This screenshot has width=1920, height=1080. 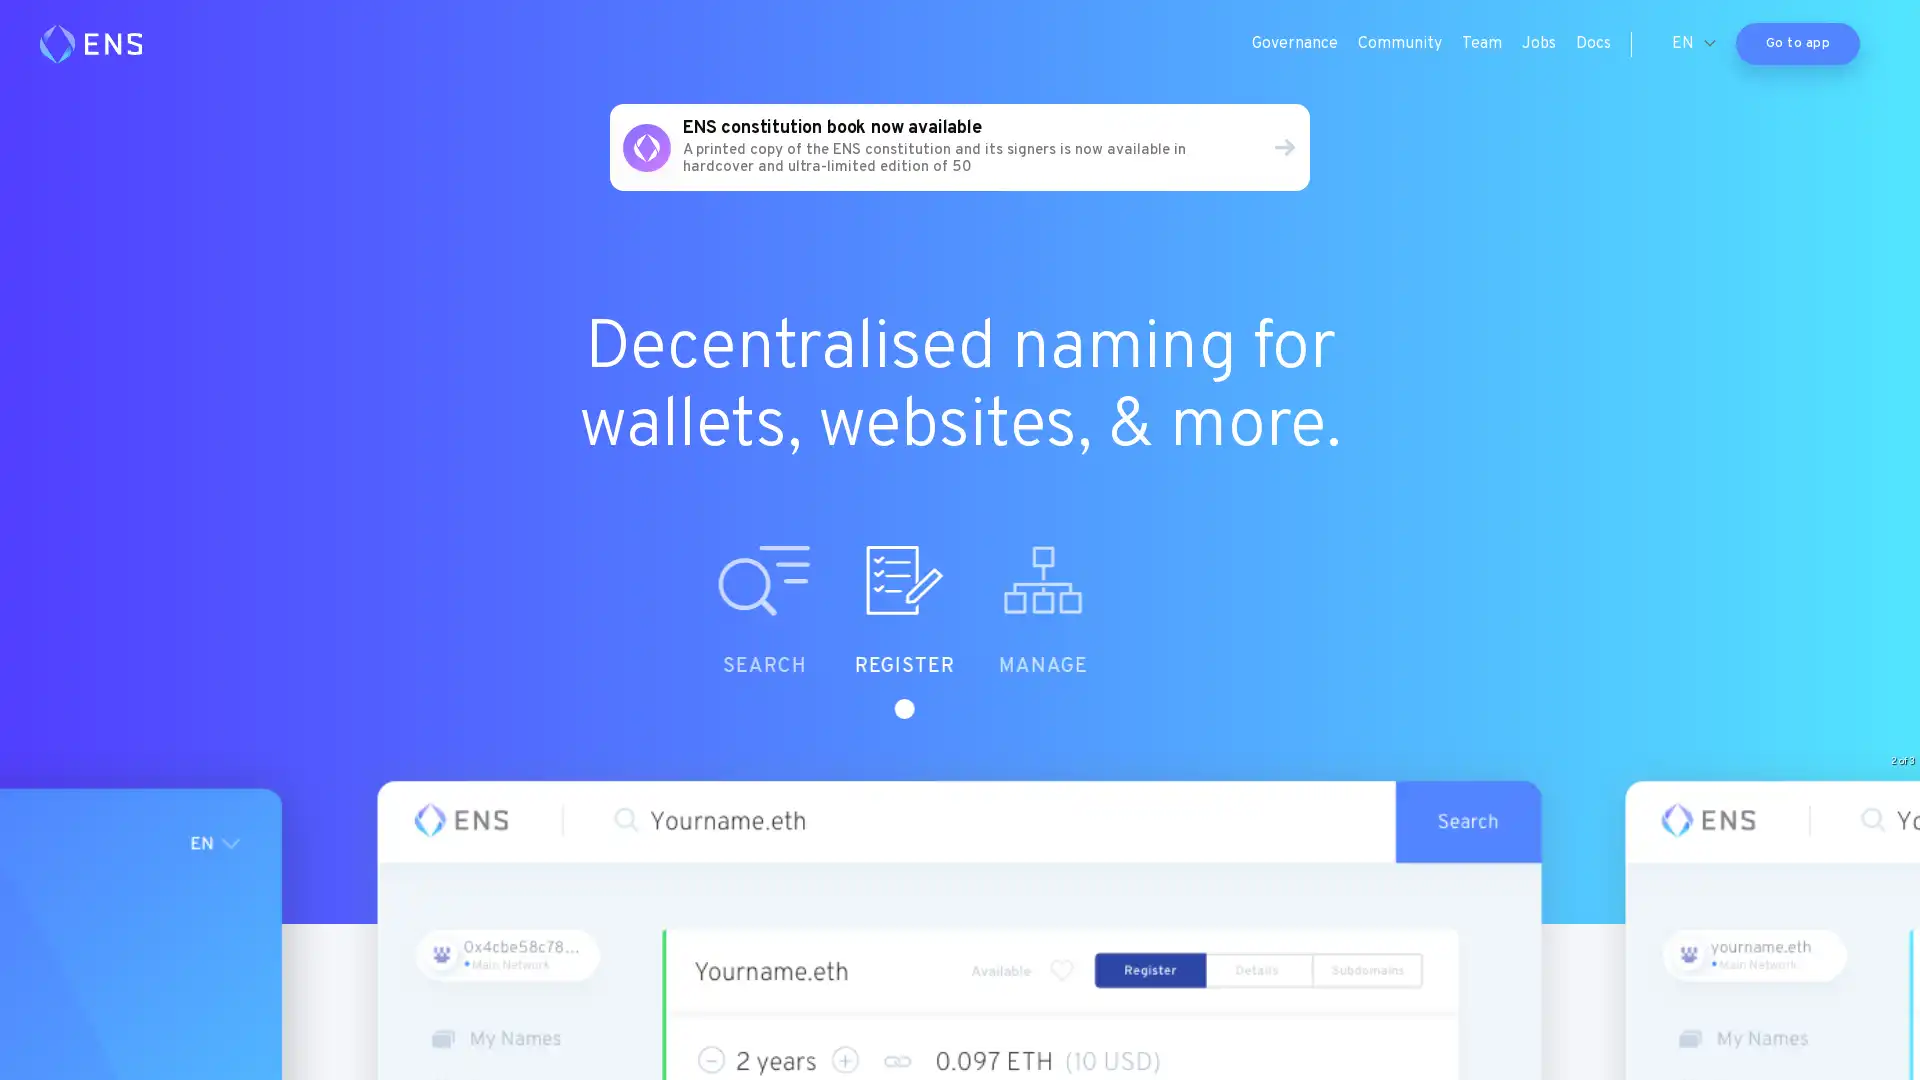 What do you see at coordinates (840, 632) in the screenshot?
I see `slide item 1` at bounding box center [840, 632].